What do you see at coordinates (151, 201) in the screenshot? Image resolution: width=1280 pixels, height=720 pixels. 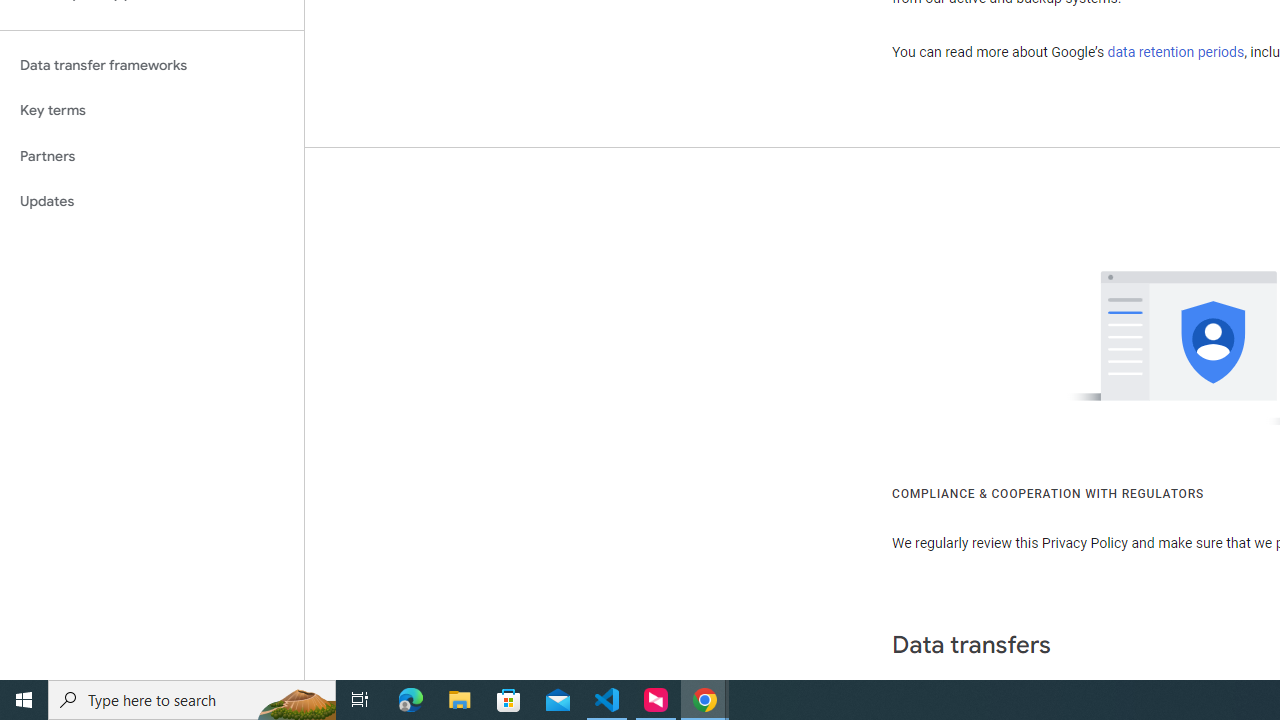 I see `'Updates'` at bounding box center [151, 201].